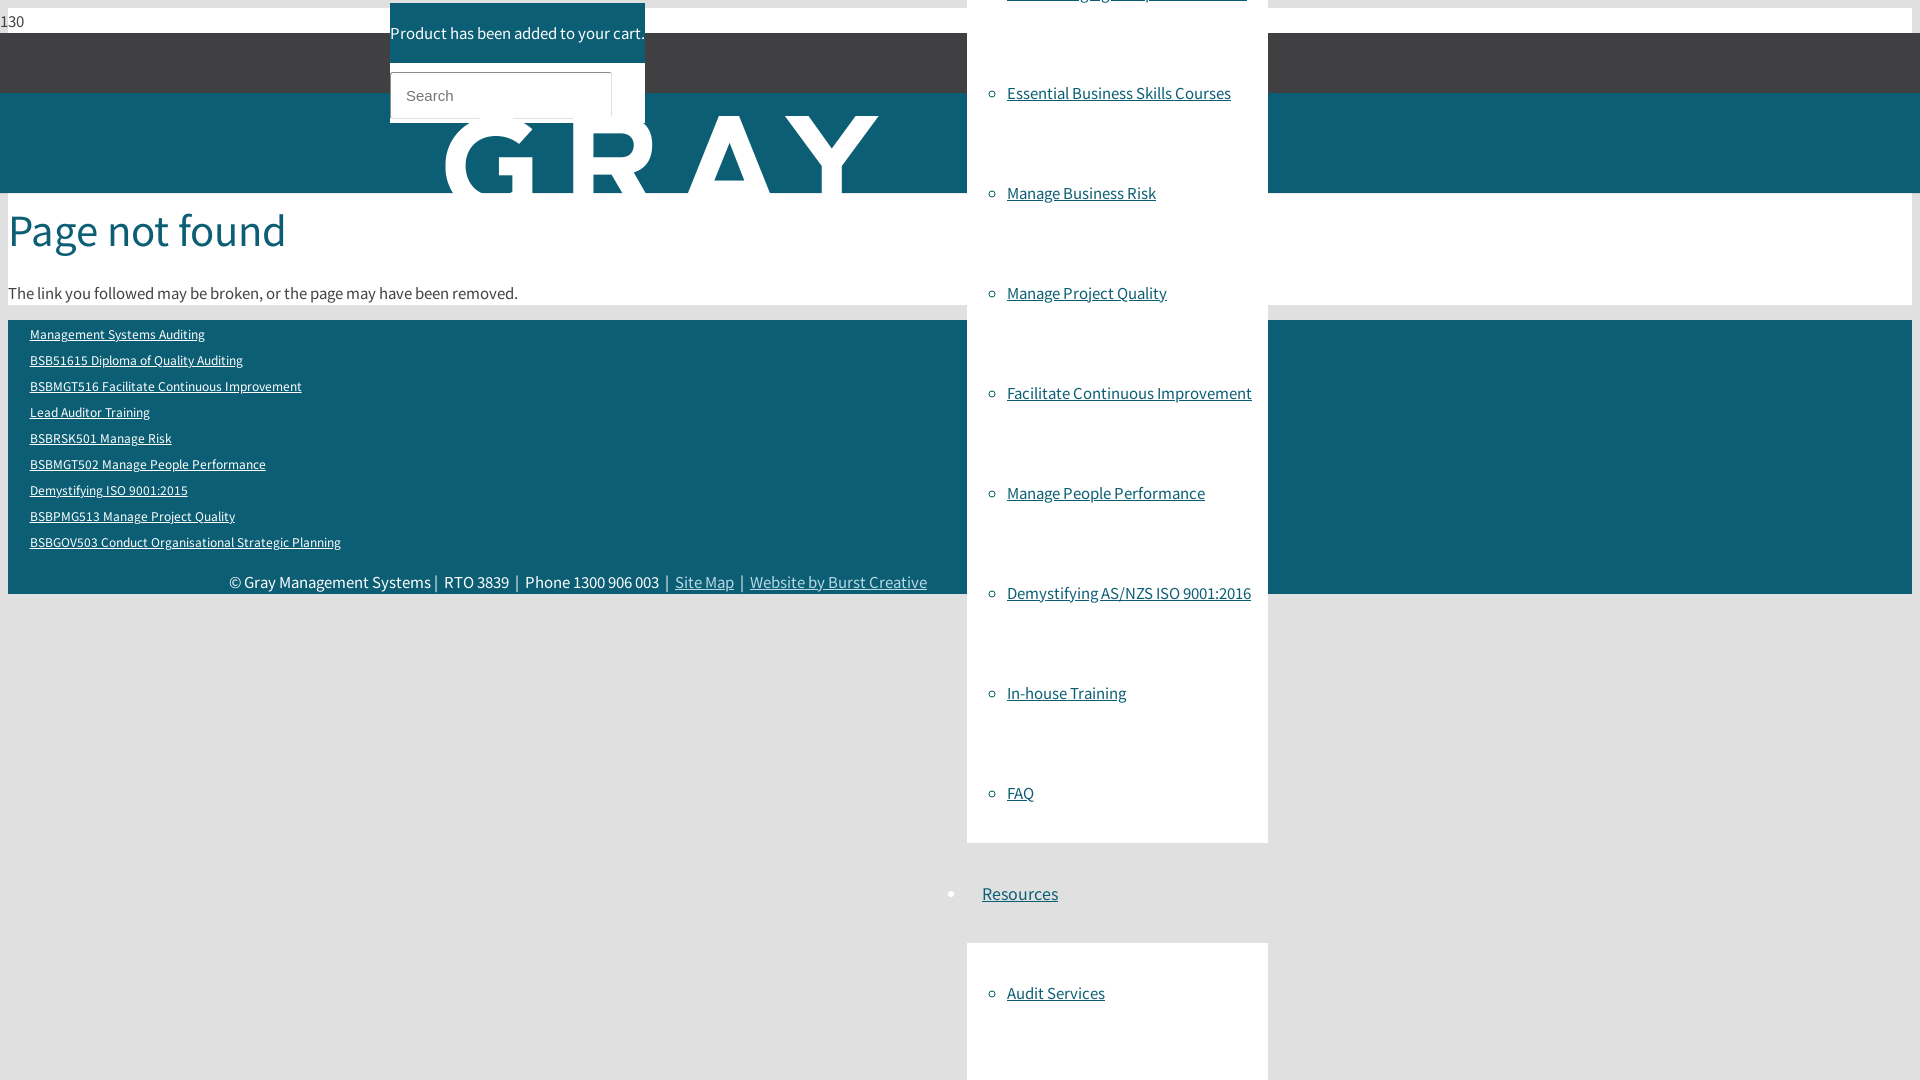 The height and width of the screenshot is (1080, 1920). Describe the element at coordinates (115, 331) in the screenshot. I see `'Management Systems Auditing'` at that location.